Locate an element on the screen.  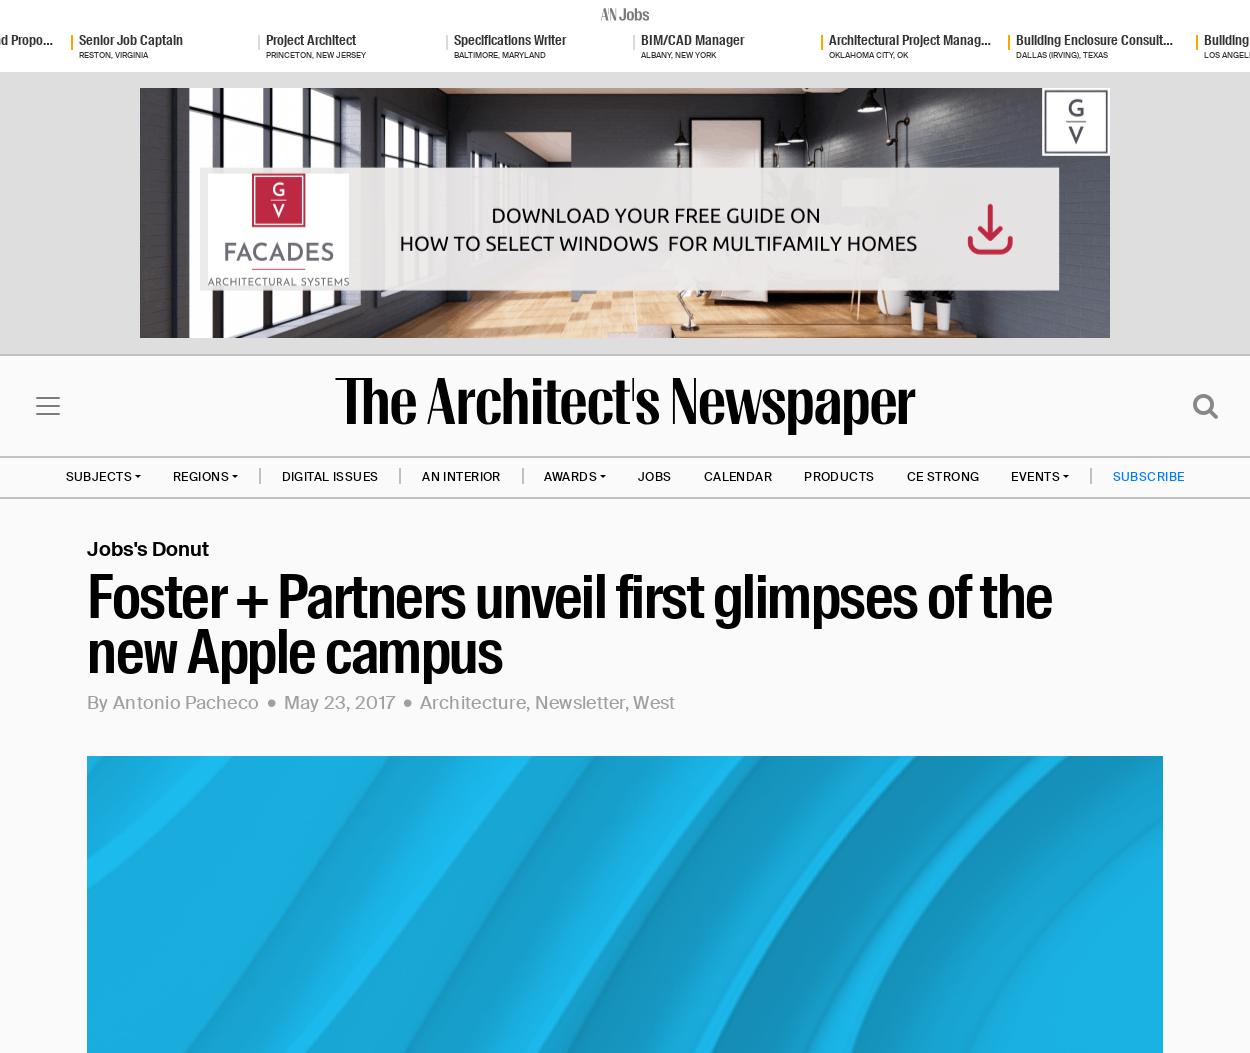
'Subscribe' is located at coordinates (1148, 474).